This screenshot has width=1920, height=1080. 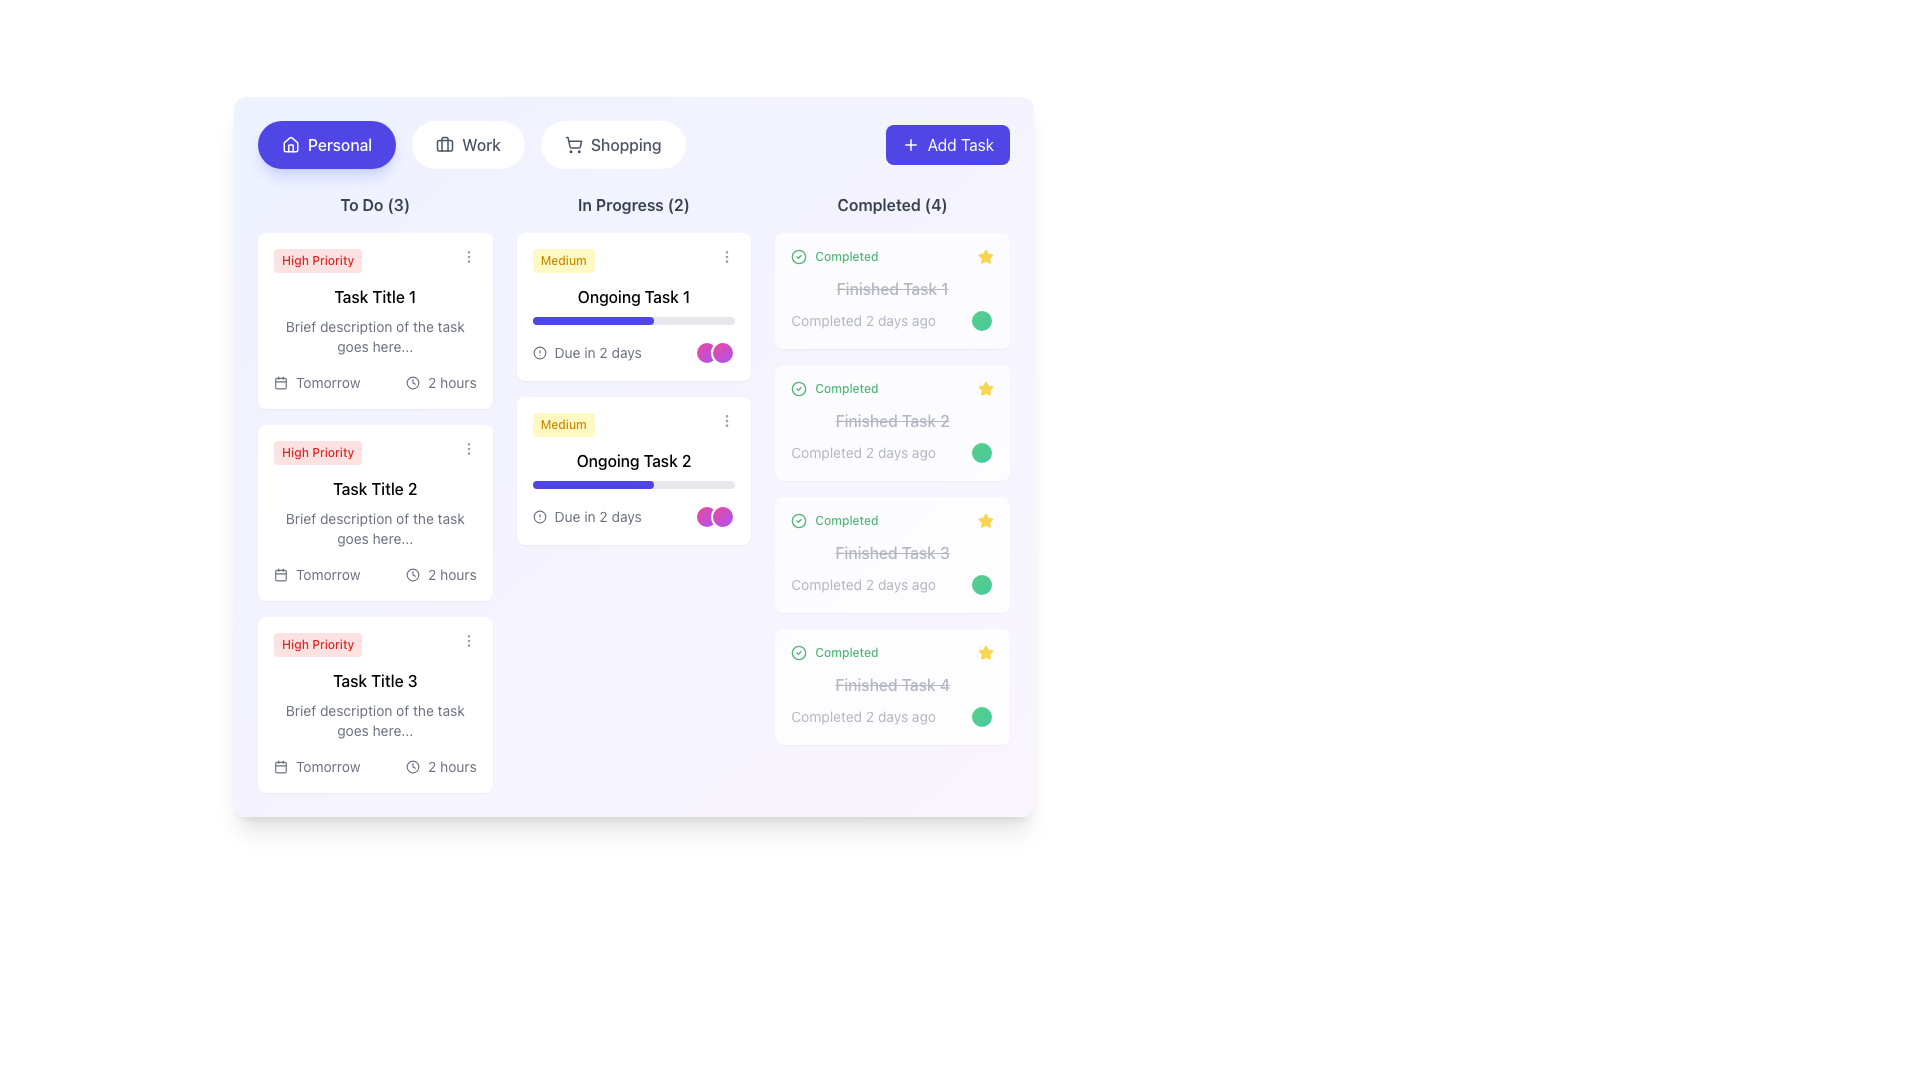 What do you see at coordinates (412, 574) in the screenshot?
I see `the clock icon that visually indicates a time duration of '2 hours' within the card labeled 'Task Title 2' in the 'To Do' list` at bounding box center [412, 574].